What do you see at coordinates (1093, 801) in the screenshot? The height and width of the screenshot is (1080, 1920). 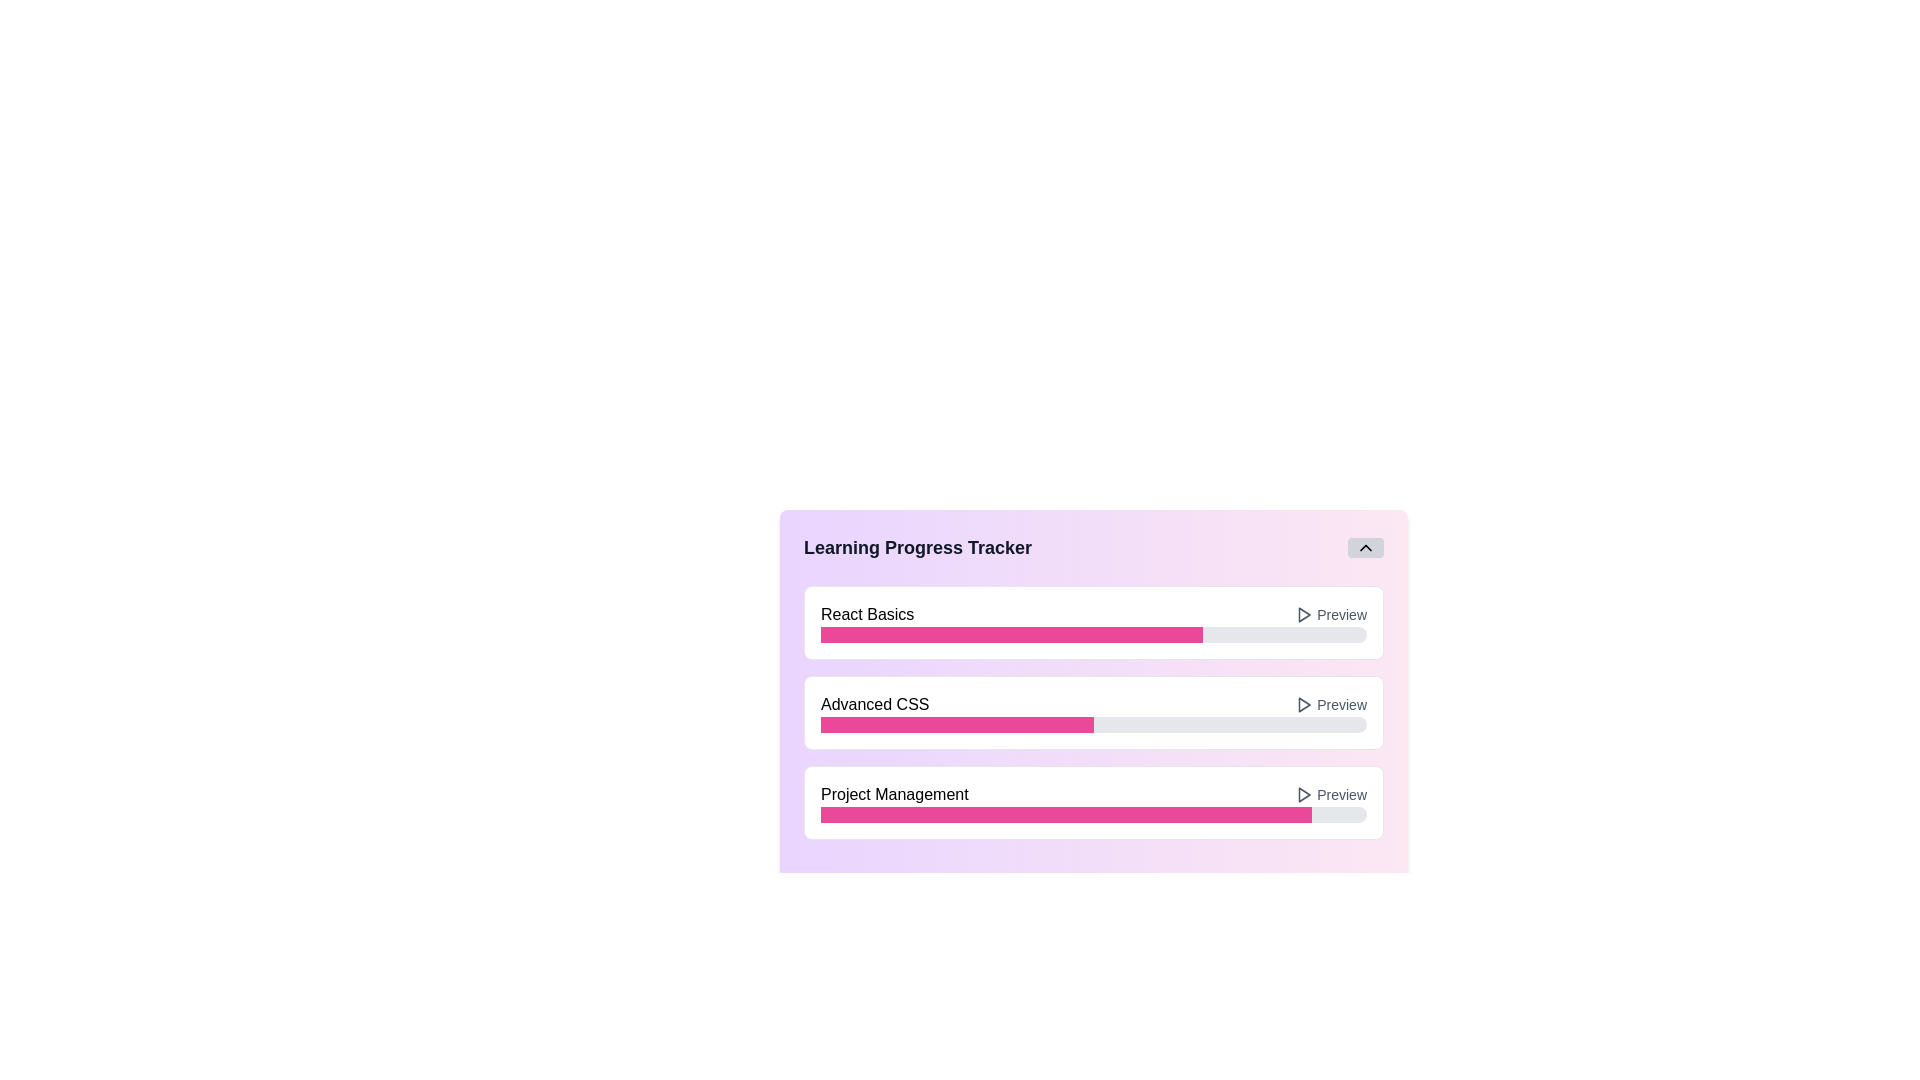 I see `the progress bar of the 'Project Management' list item in the 'Learning Progress Tracker' panel to get more details` at bounding box center [1093, 801].